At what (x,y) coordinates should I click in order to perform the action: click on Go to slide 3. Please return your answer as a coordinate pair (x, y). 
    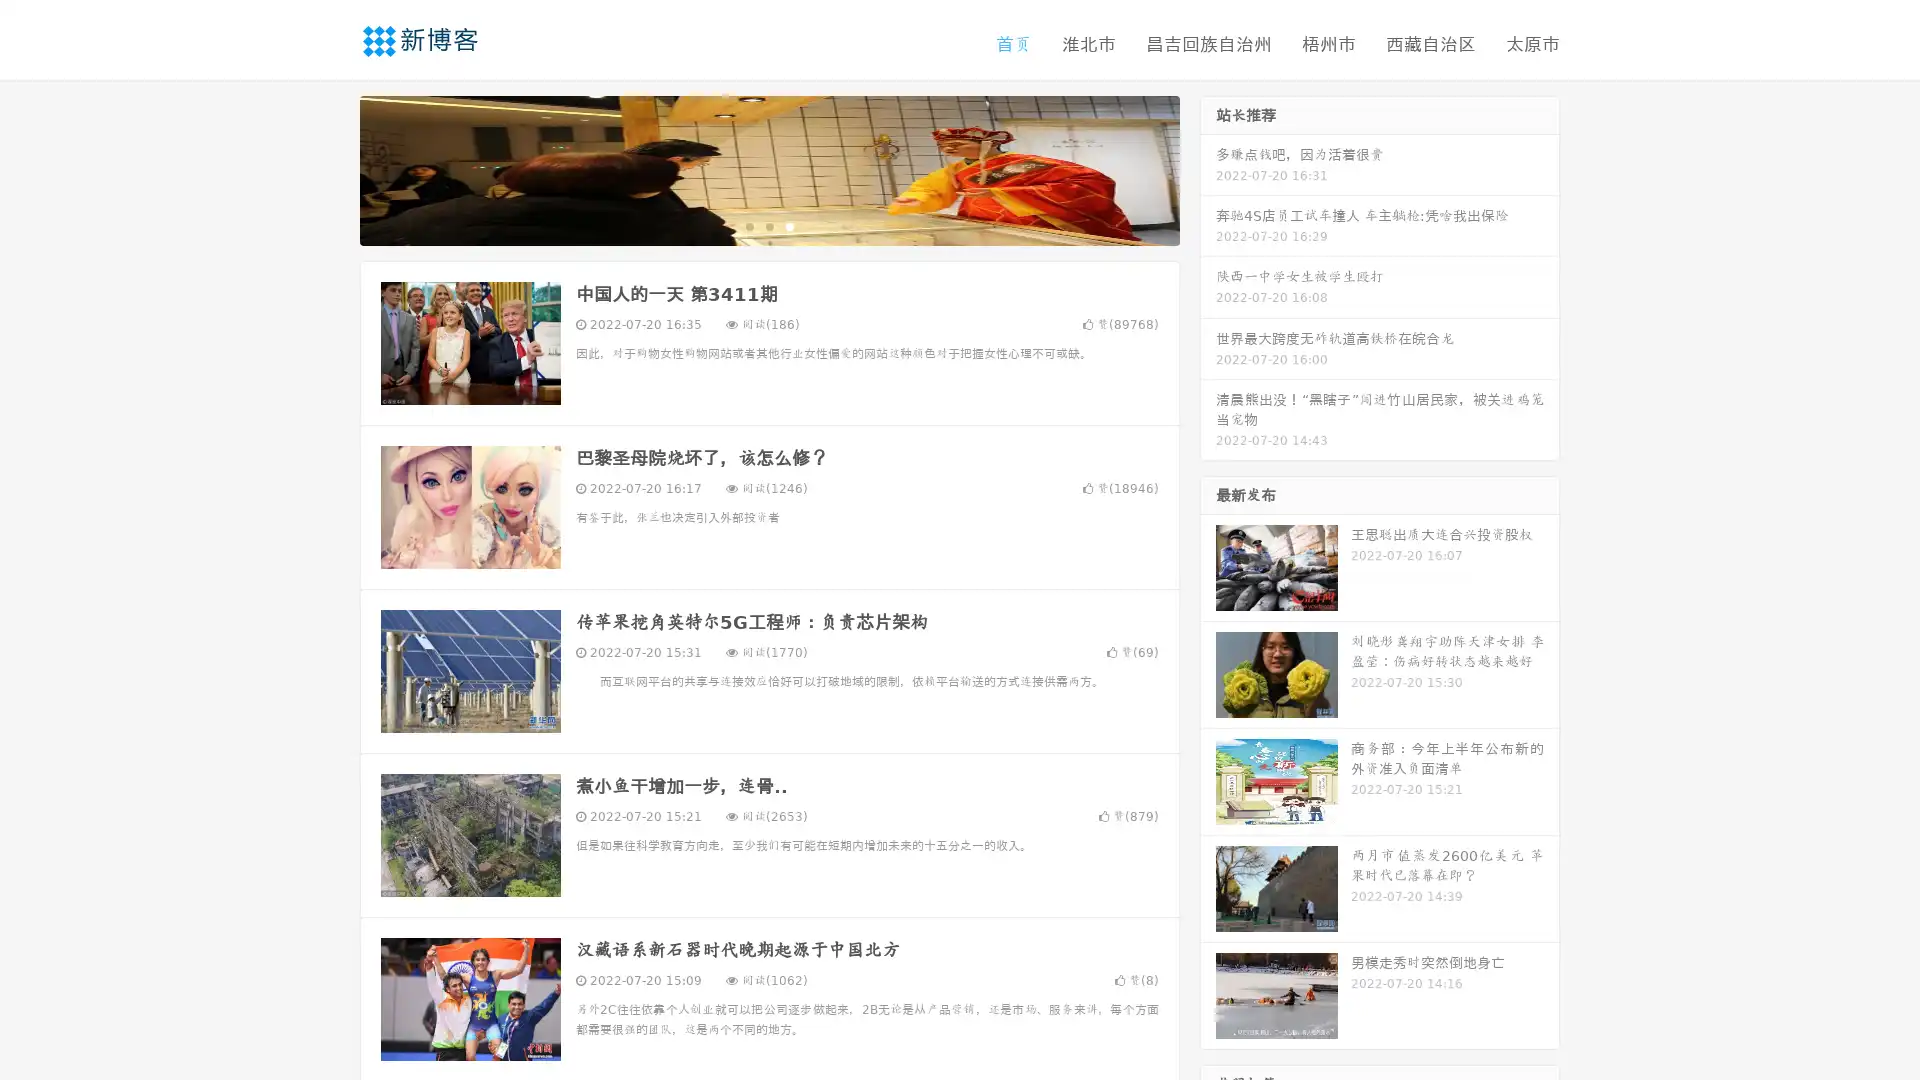
    Looking at the image, I should click on (789, 225).